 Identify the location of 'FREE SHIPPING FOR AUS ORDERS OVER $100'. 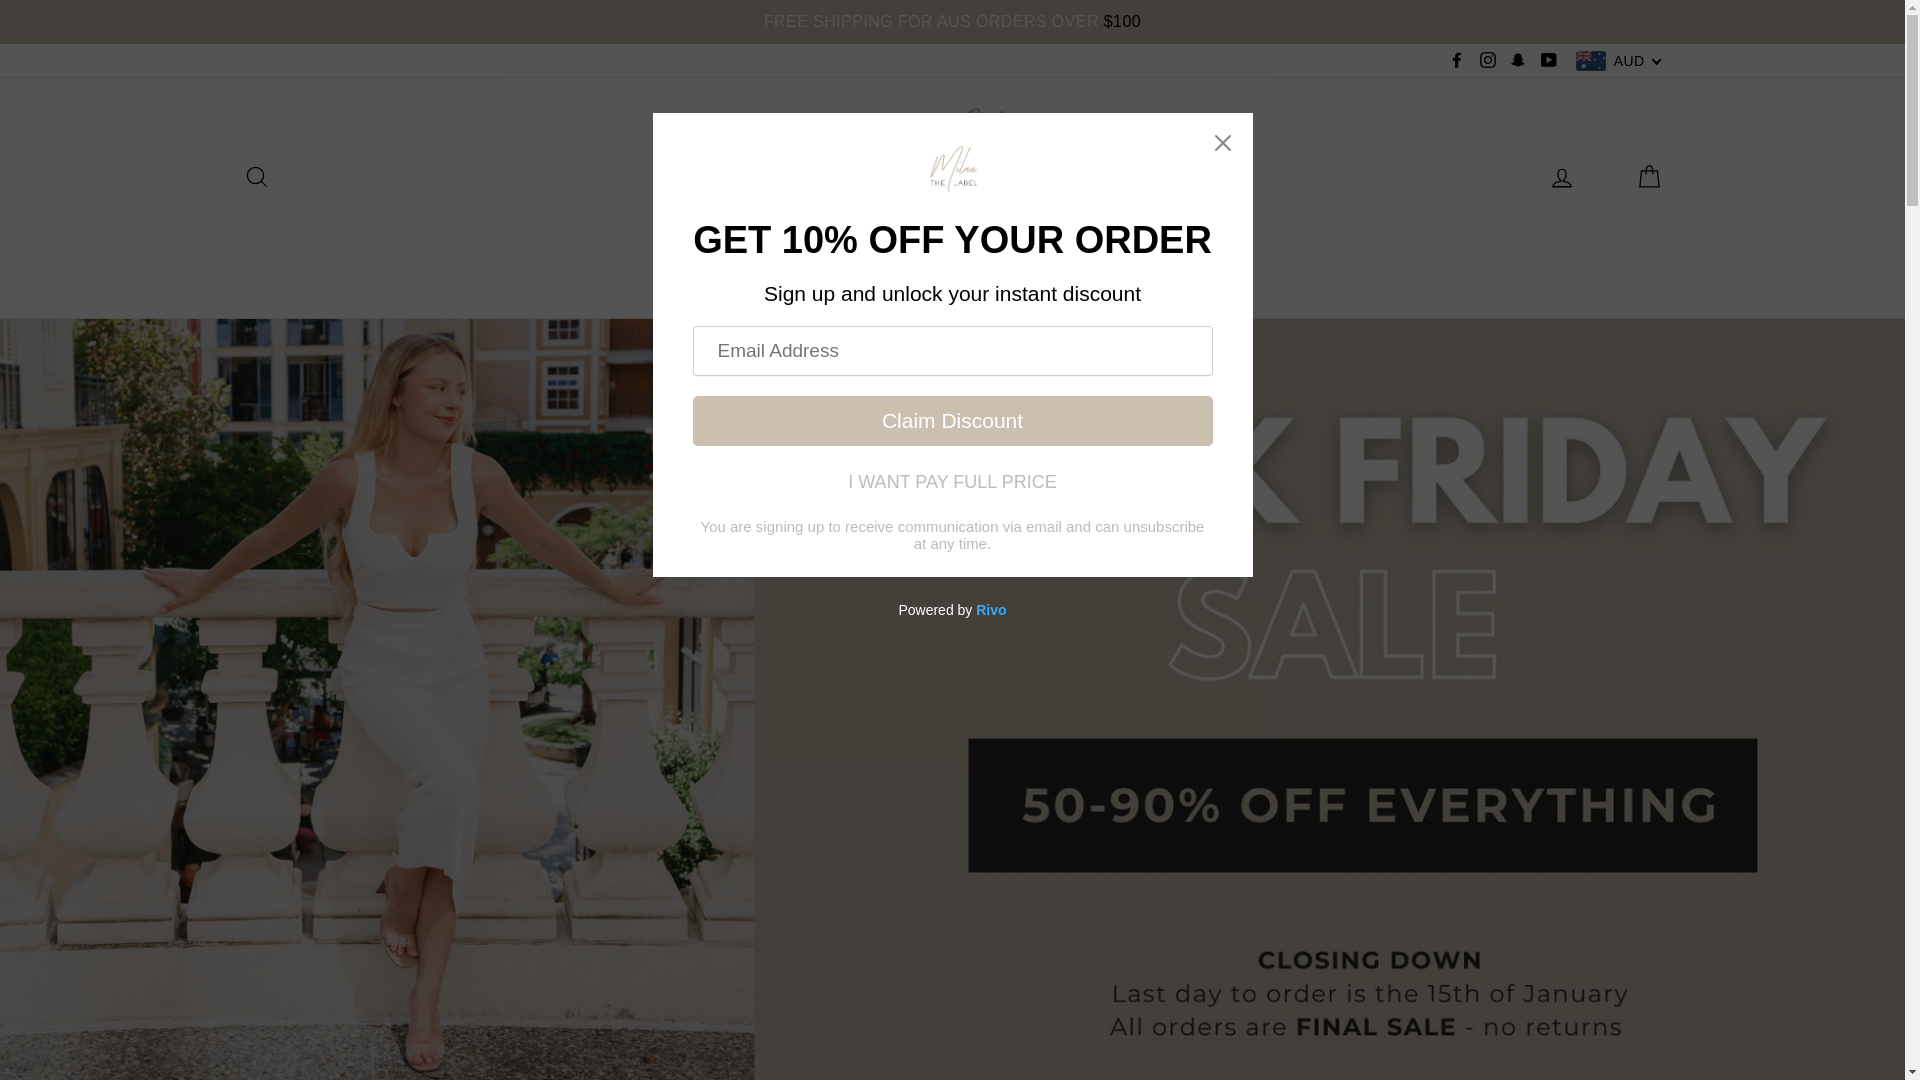
(0, 22).